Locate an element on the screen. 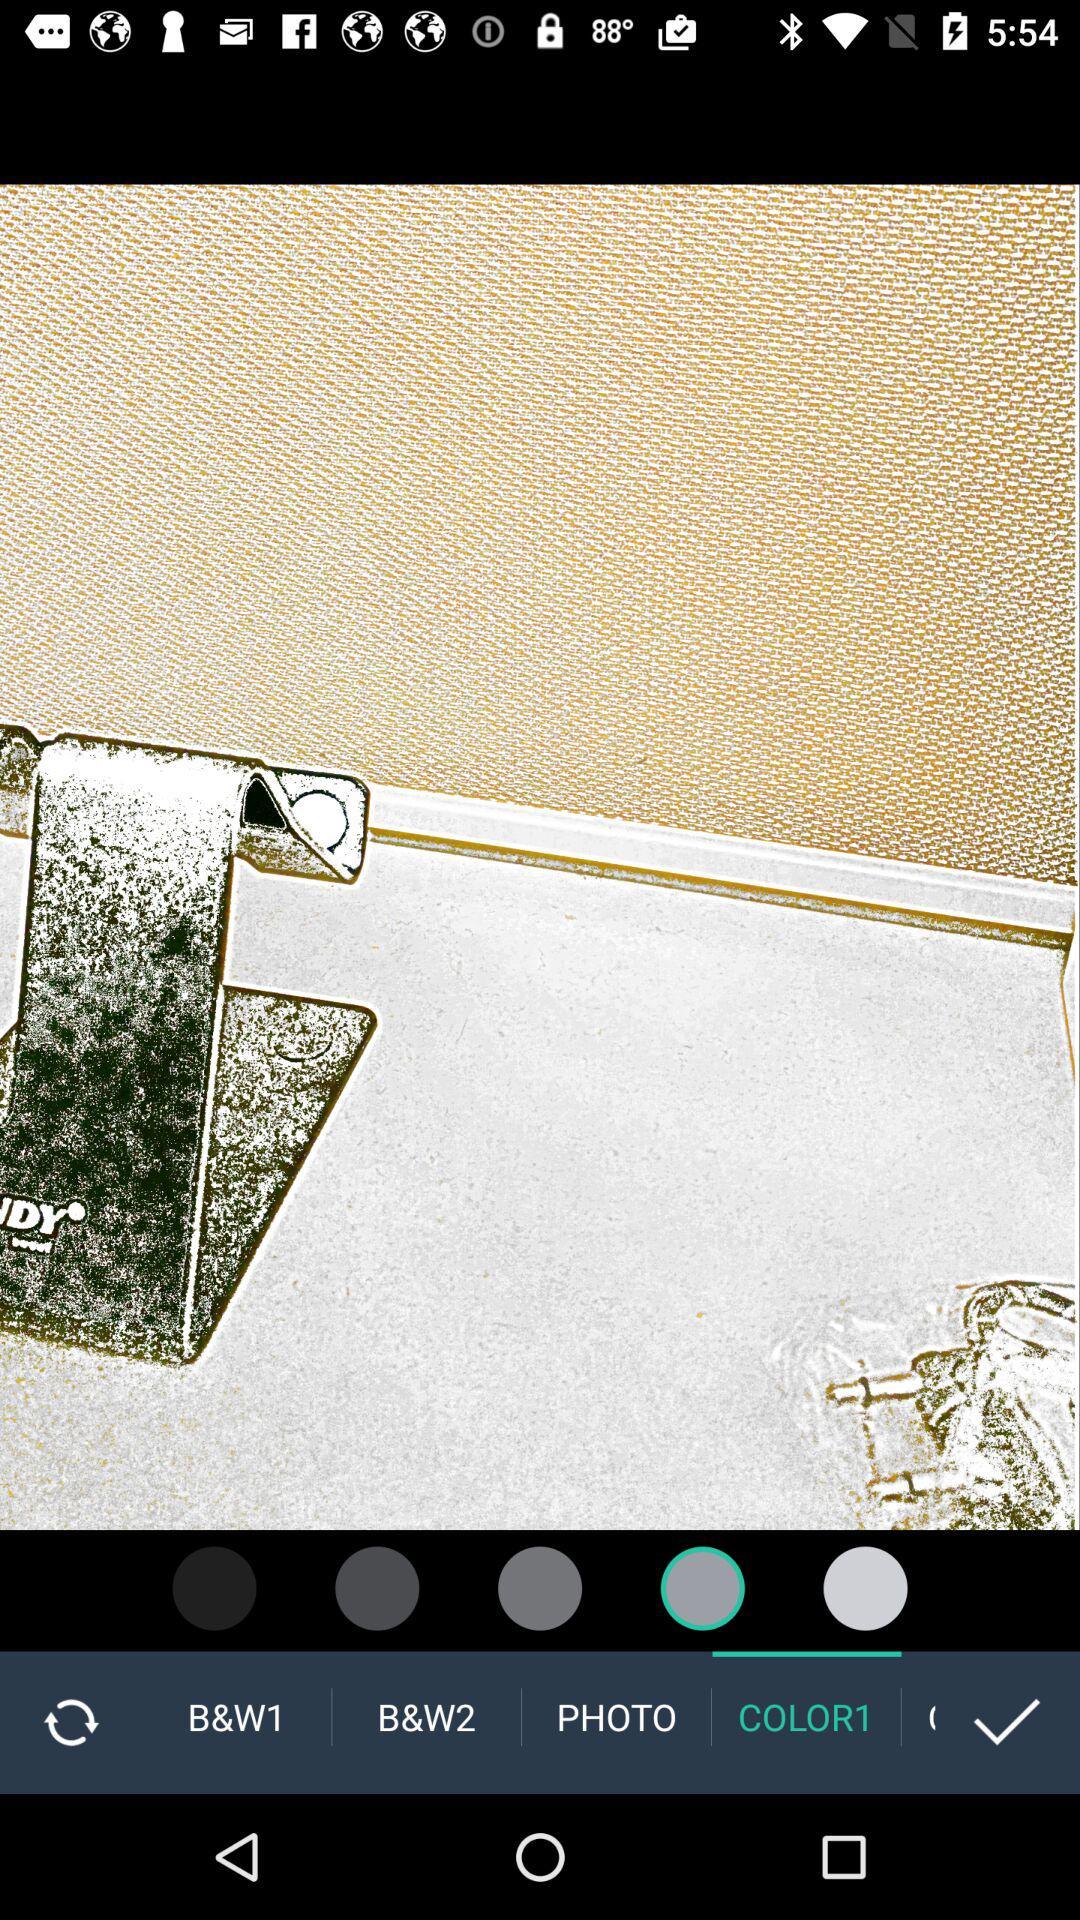 Image resolution: width=1080 pixels, height=1920 pixels. the avatar icon is located at coordinates (214, 1587).